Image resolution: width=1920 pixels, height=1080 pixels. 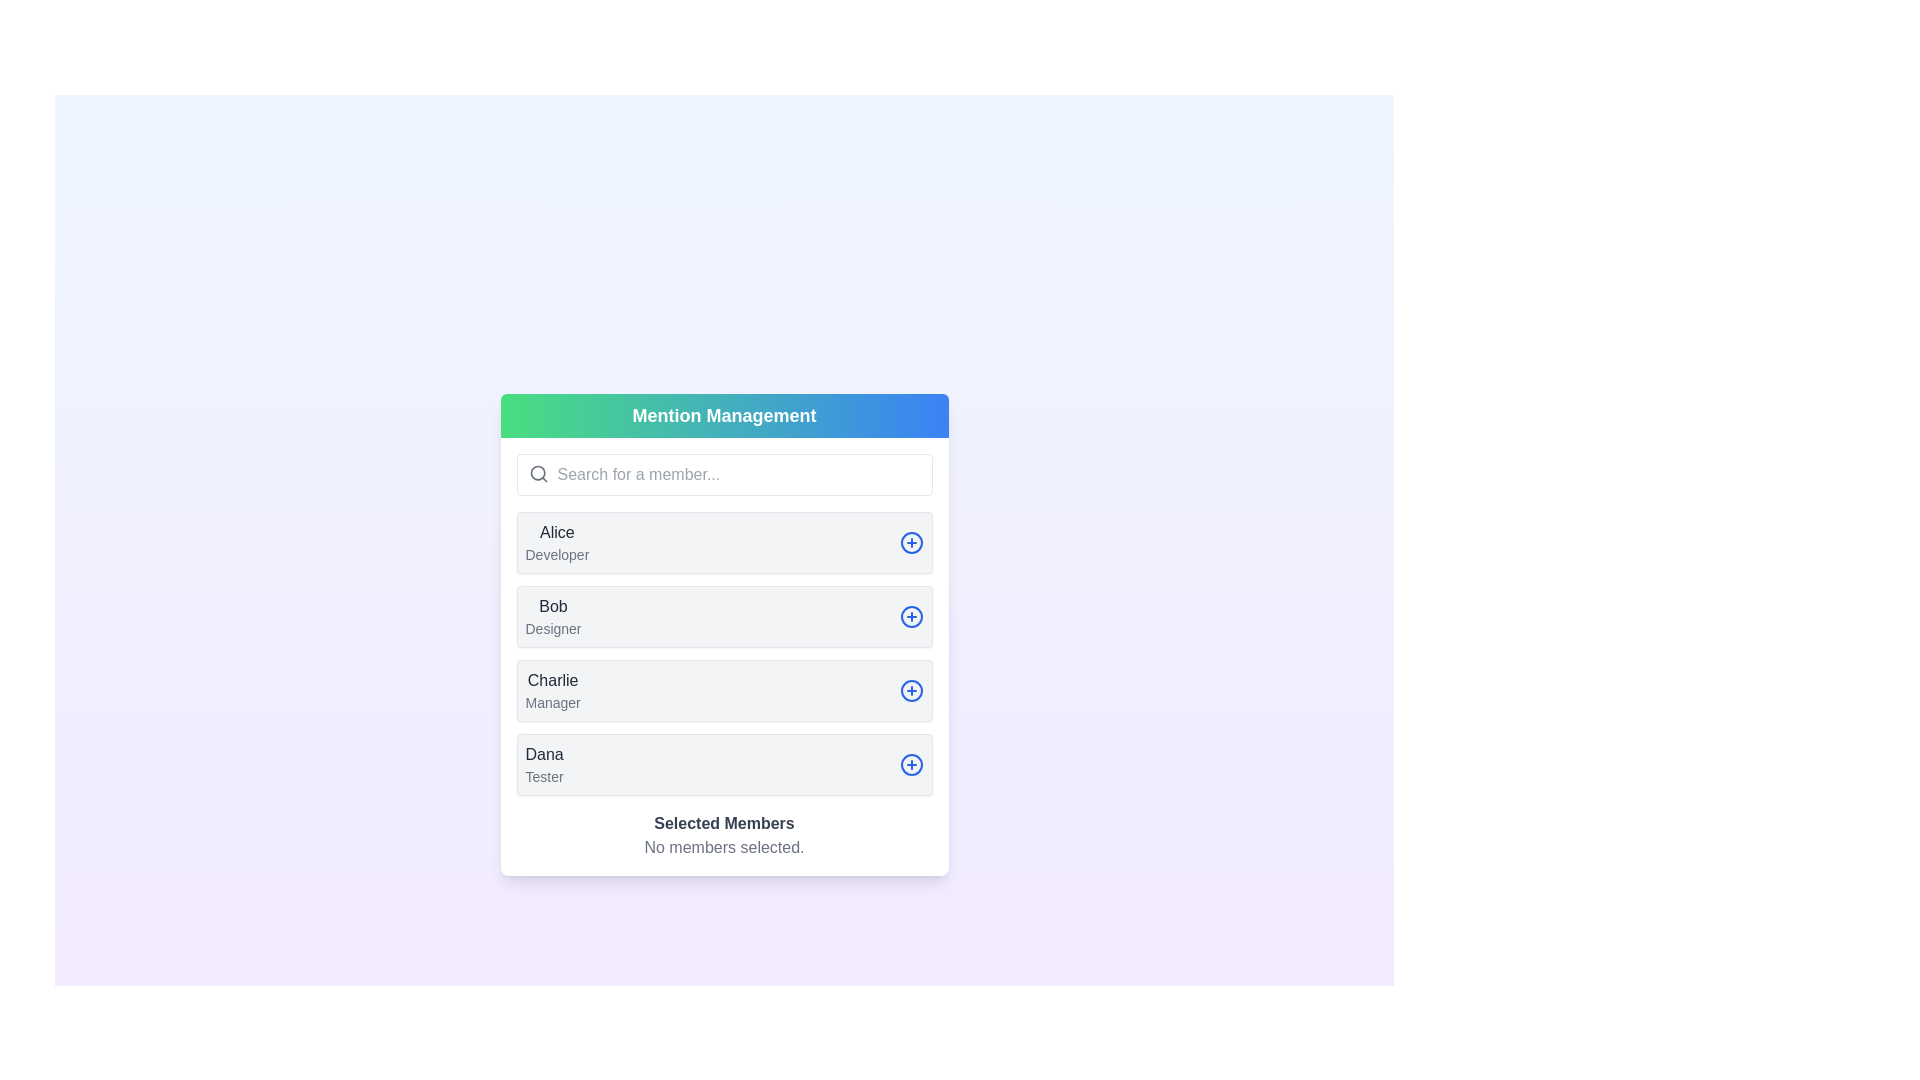 I want to click on the circular addition icon button associated with 'Charlie - Manager', which is the third button in a vertical list of four buttons, so click(x=910, y=689).